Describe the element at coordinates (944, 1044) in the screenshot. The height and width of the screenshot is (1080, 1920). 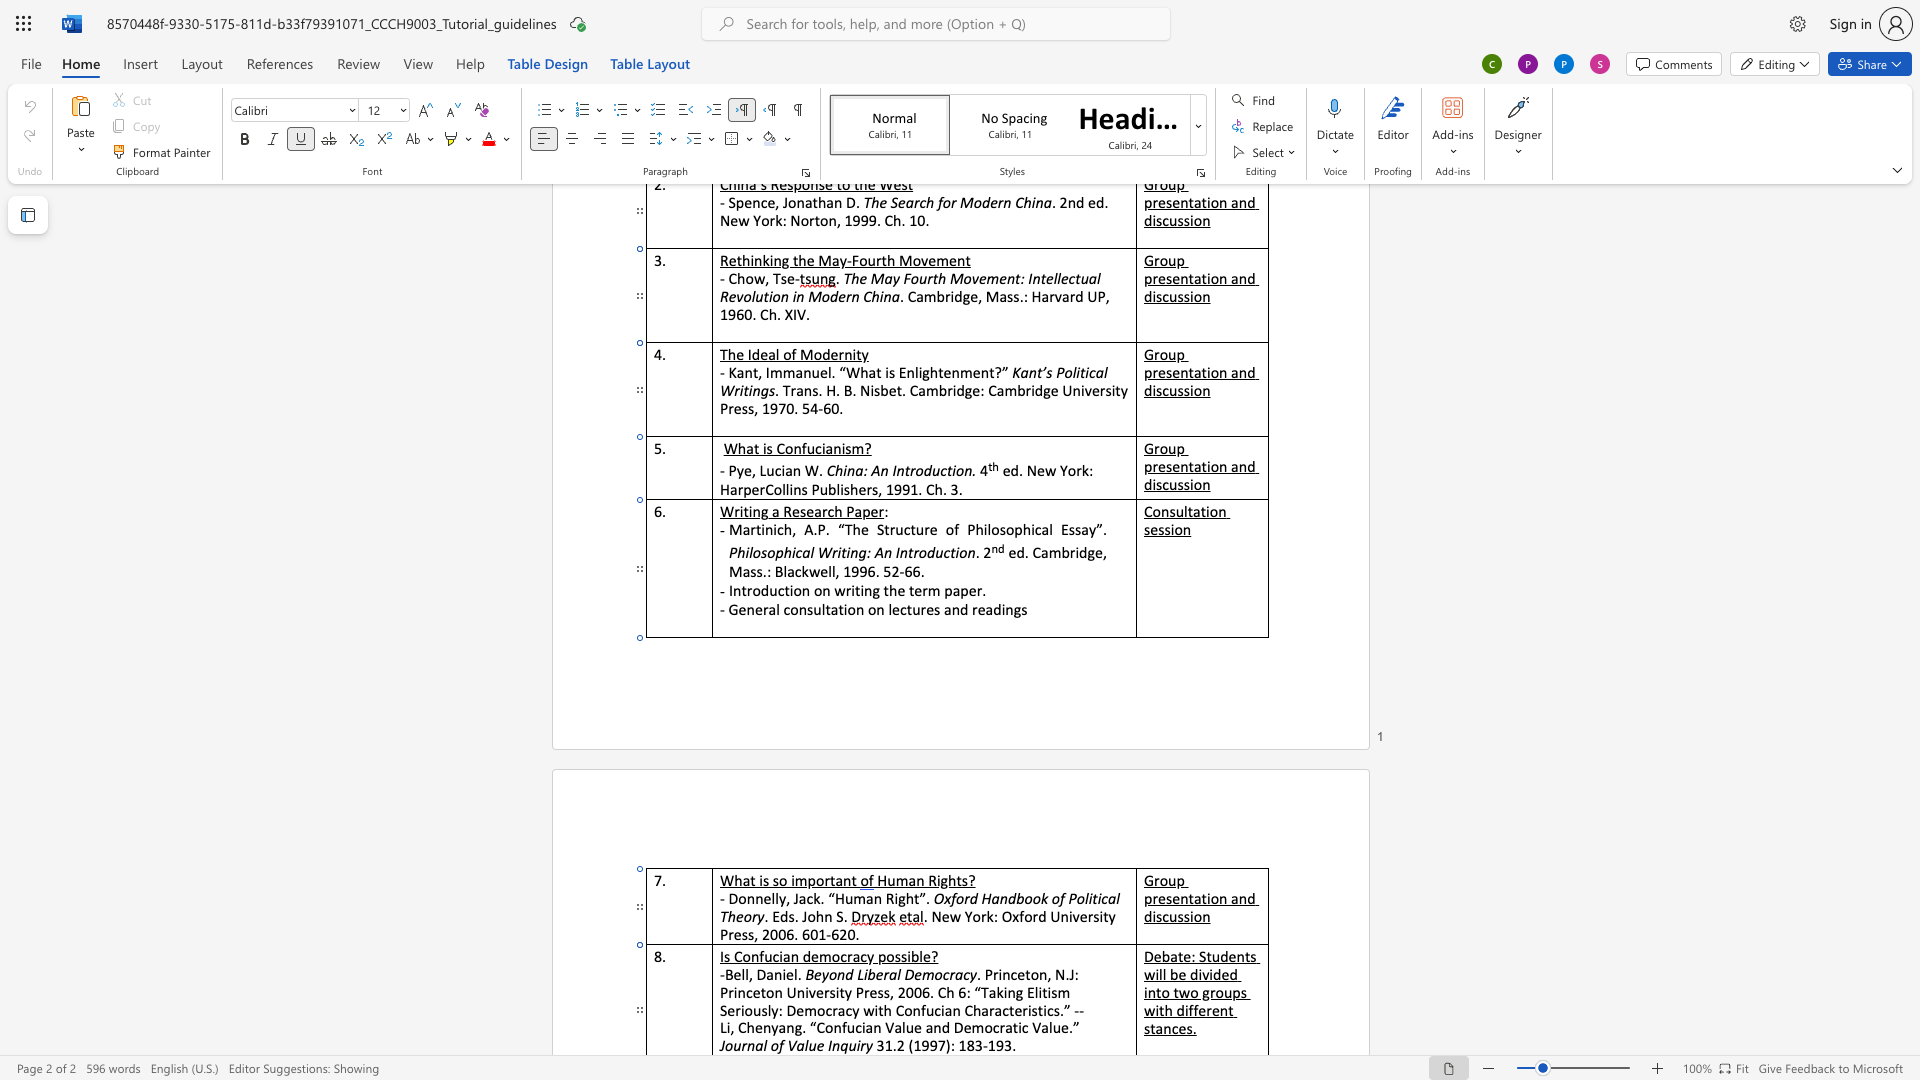
I see `the space between the continuous character "7" and ")" in the text` at that location.